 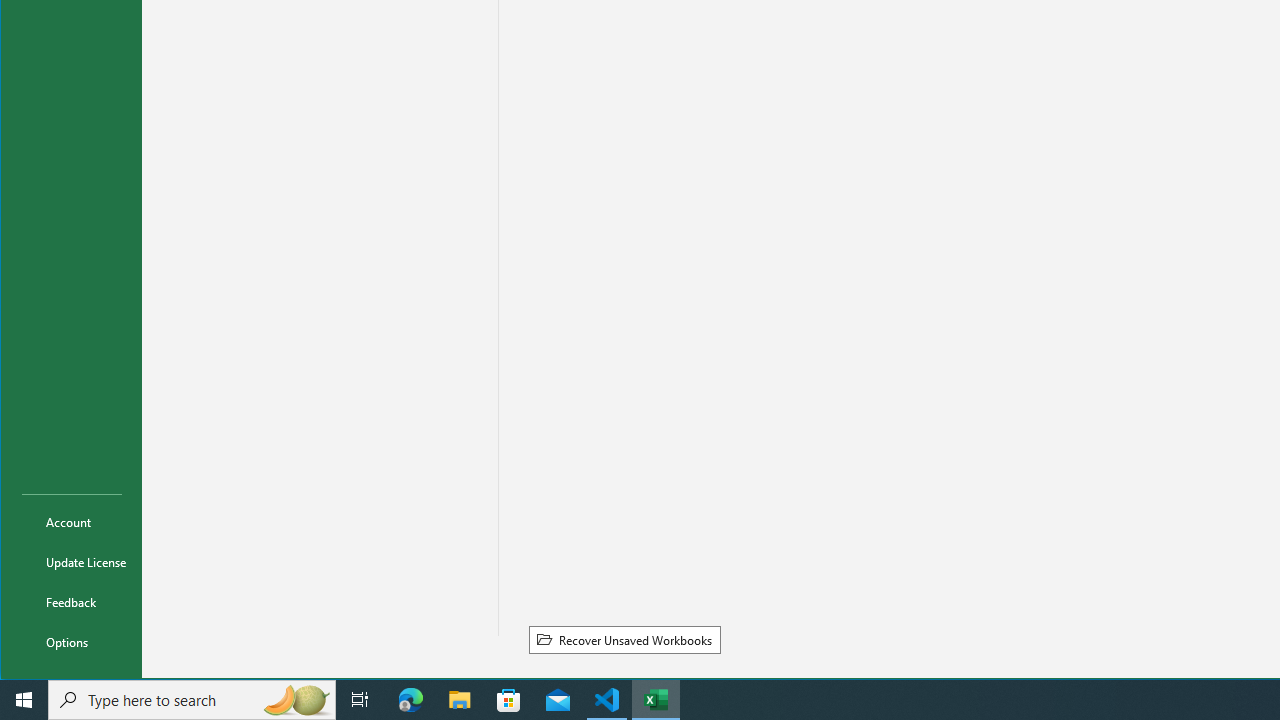 What do you see at coordinates (192, 698) in the screenshot?
I see `'Type here to search'` at bounding box center [192, 698].